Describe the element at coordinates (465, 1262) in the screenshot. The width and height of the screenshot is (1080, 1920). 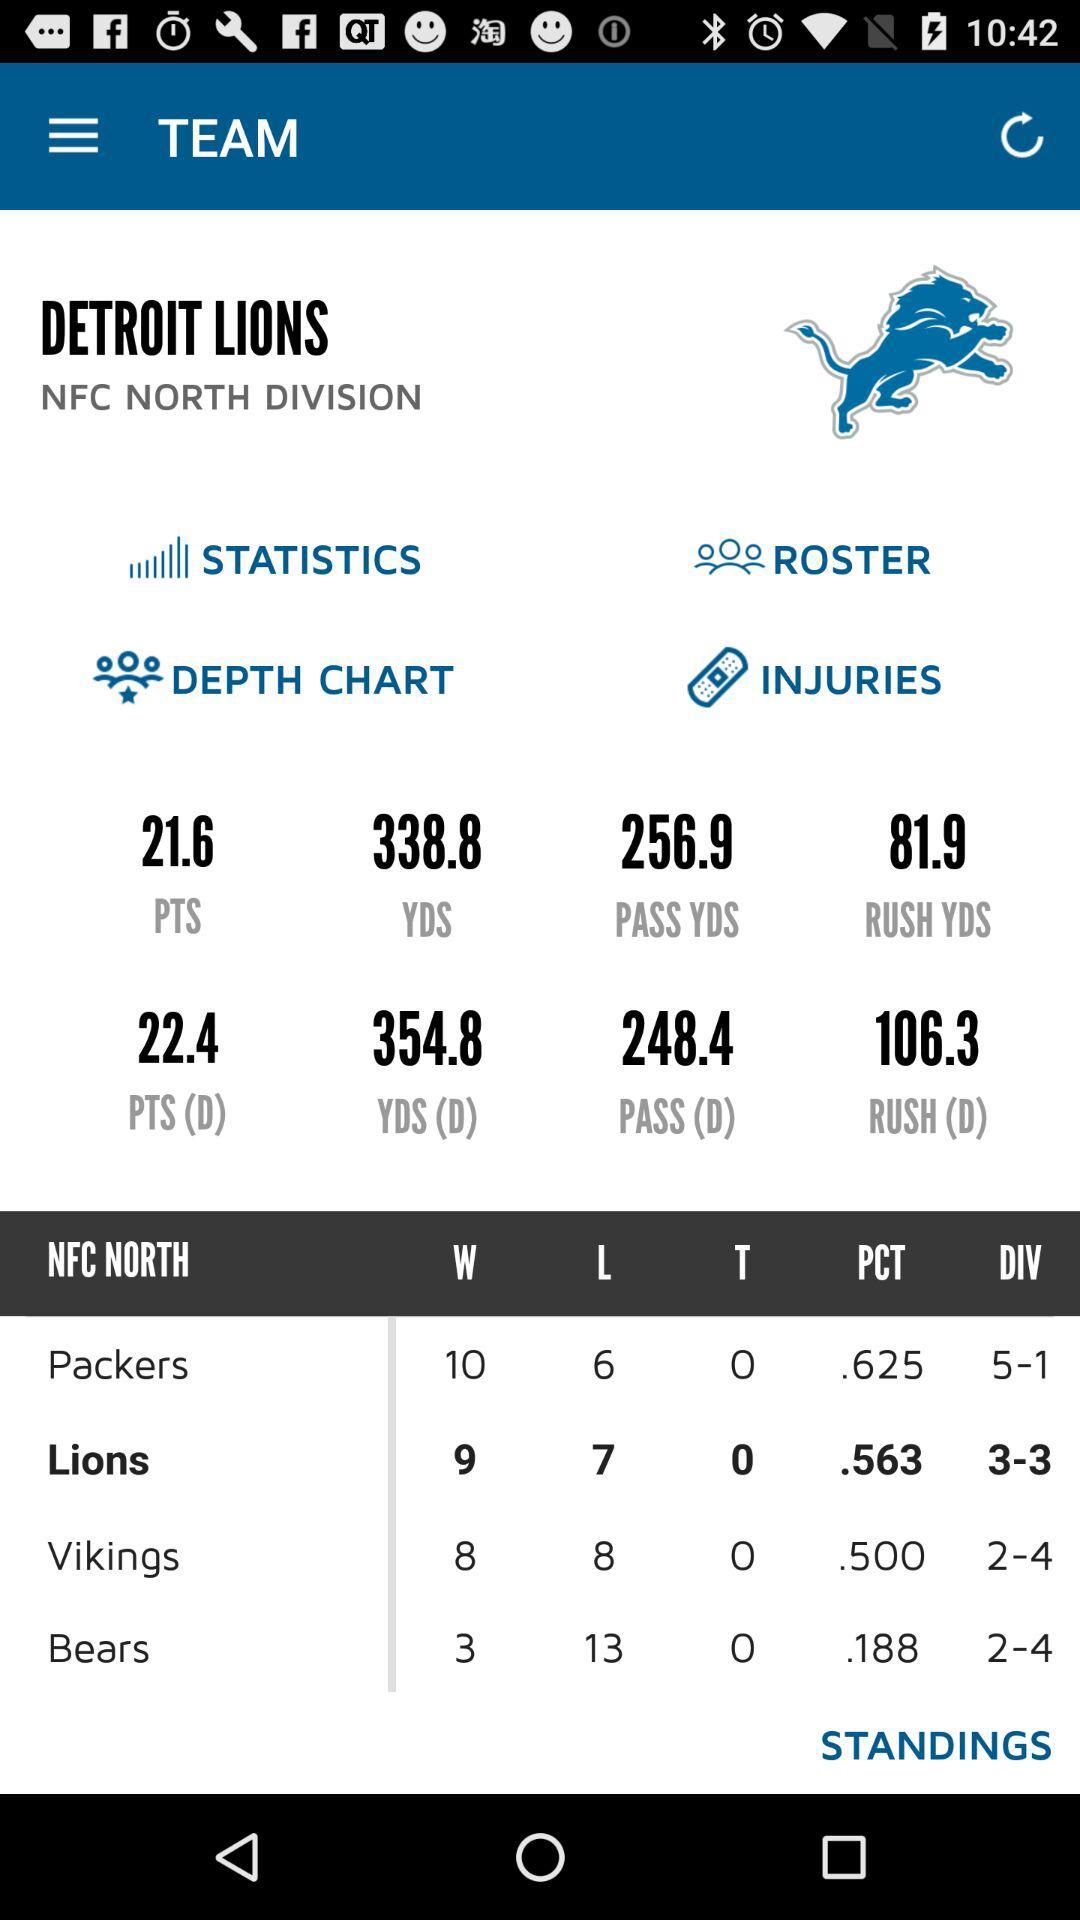
I see `item to the left of l item` at that location.